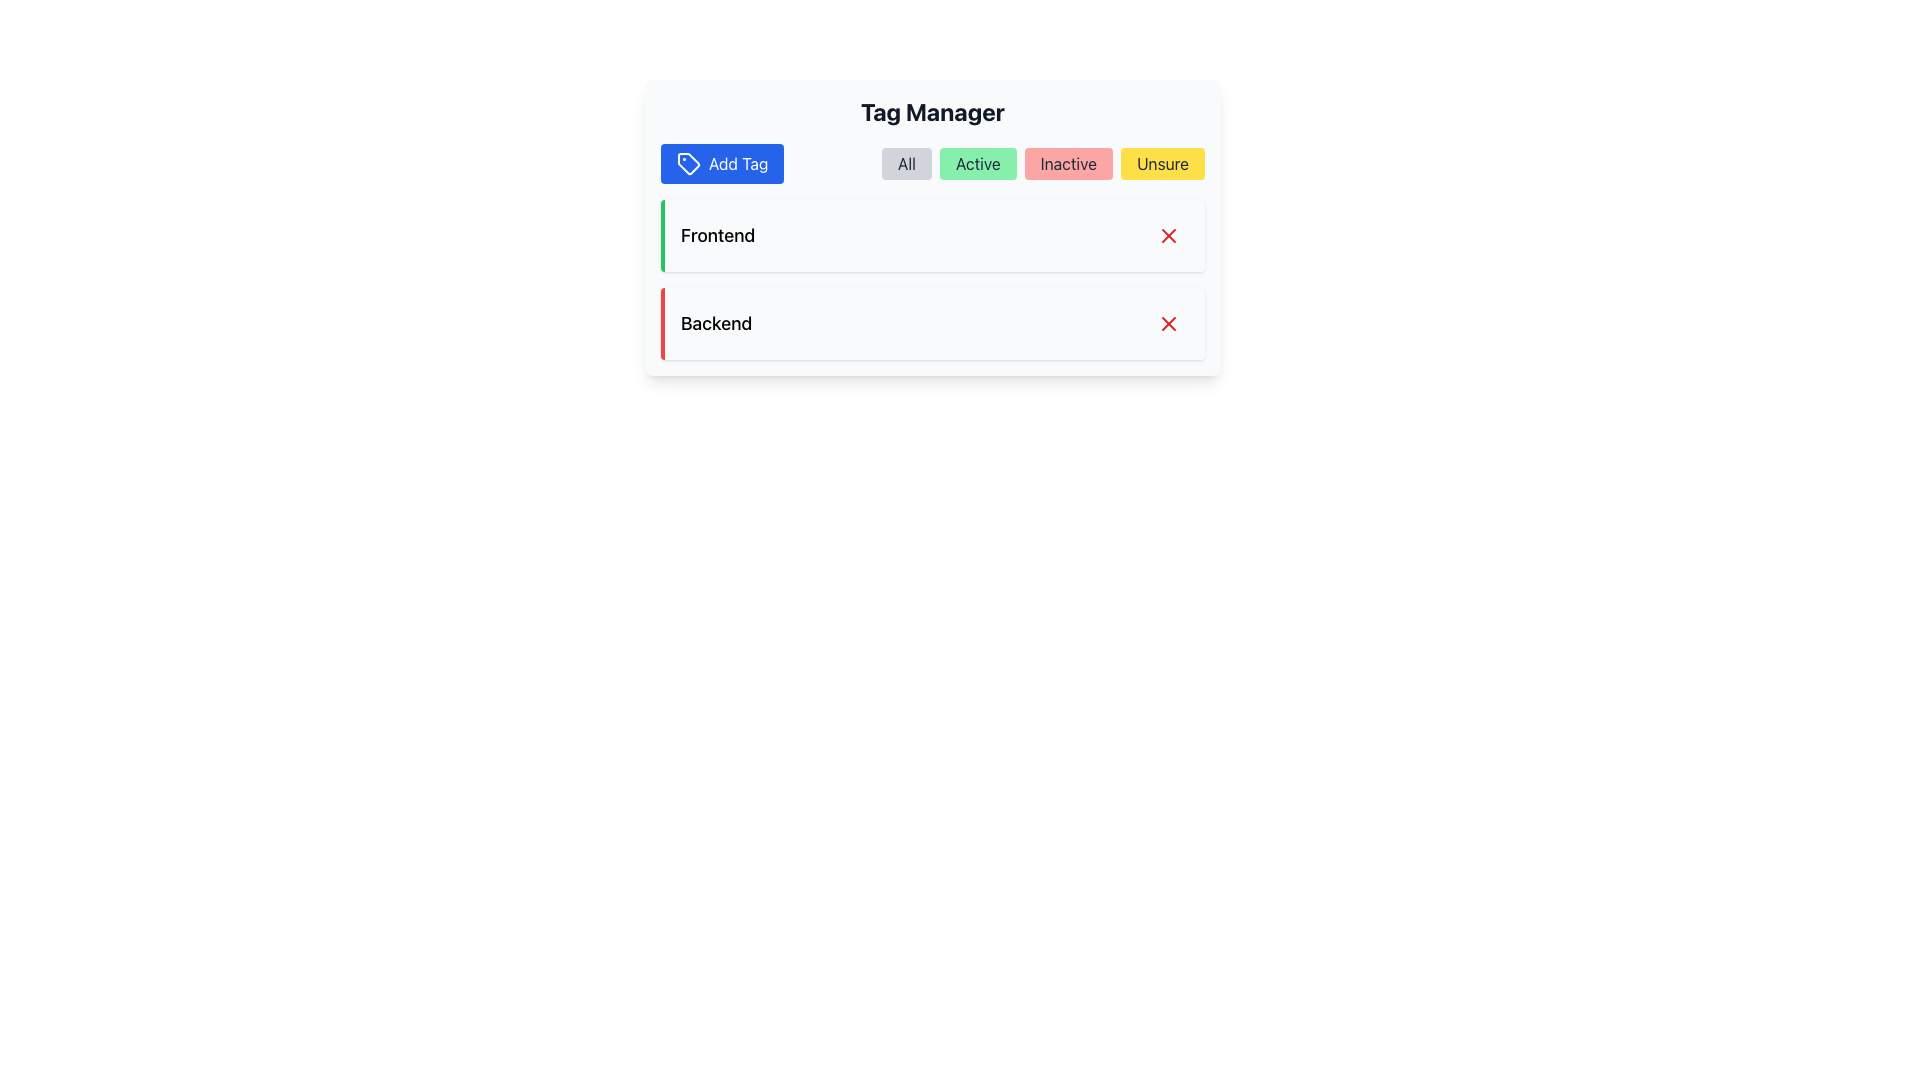  I want to click on the 'Active' filter button located in the button group beneath the 'Tag Manager' label to trigger an interactive effect, so click(978, 163).